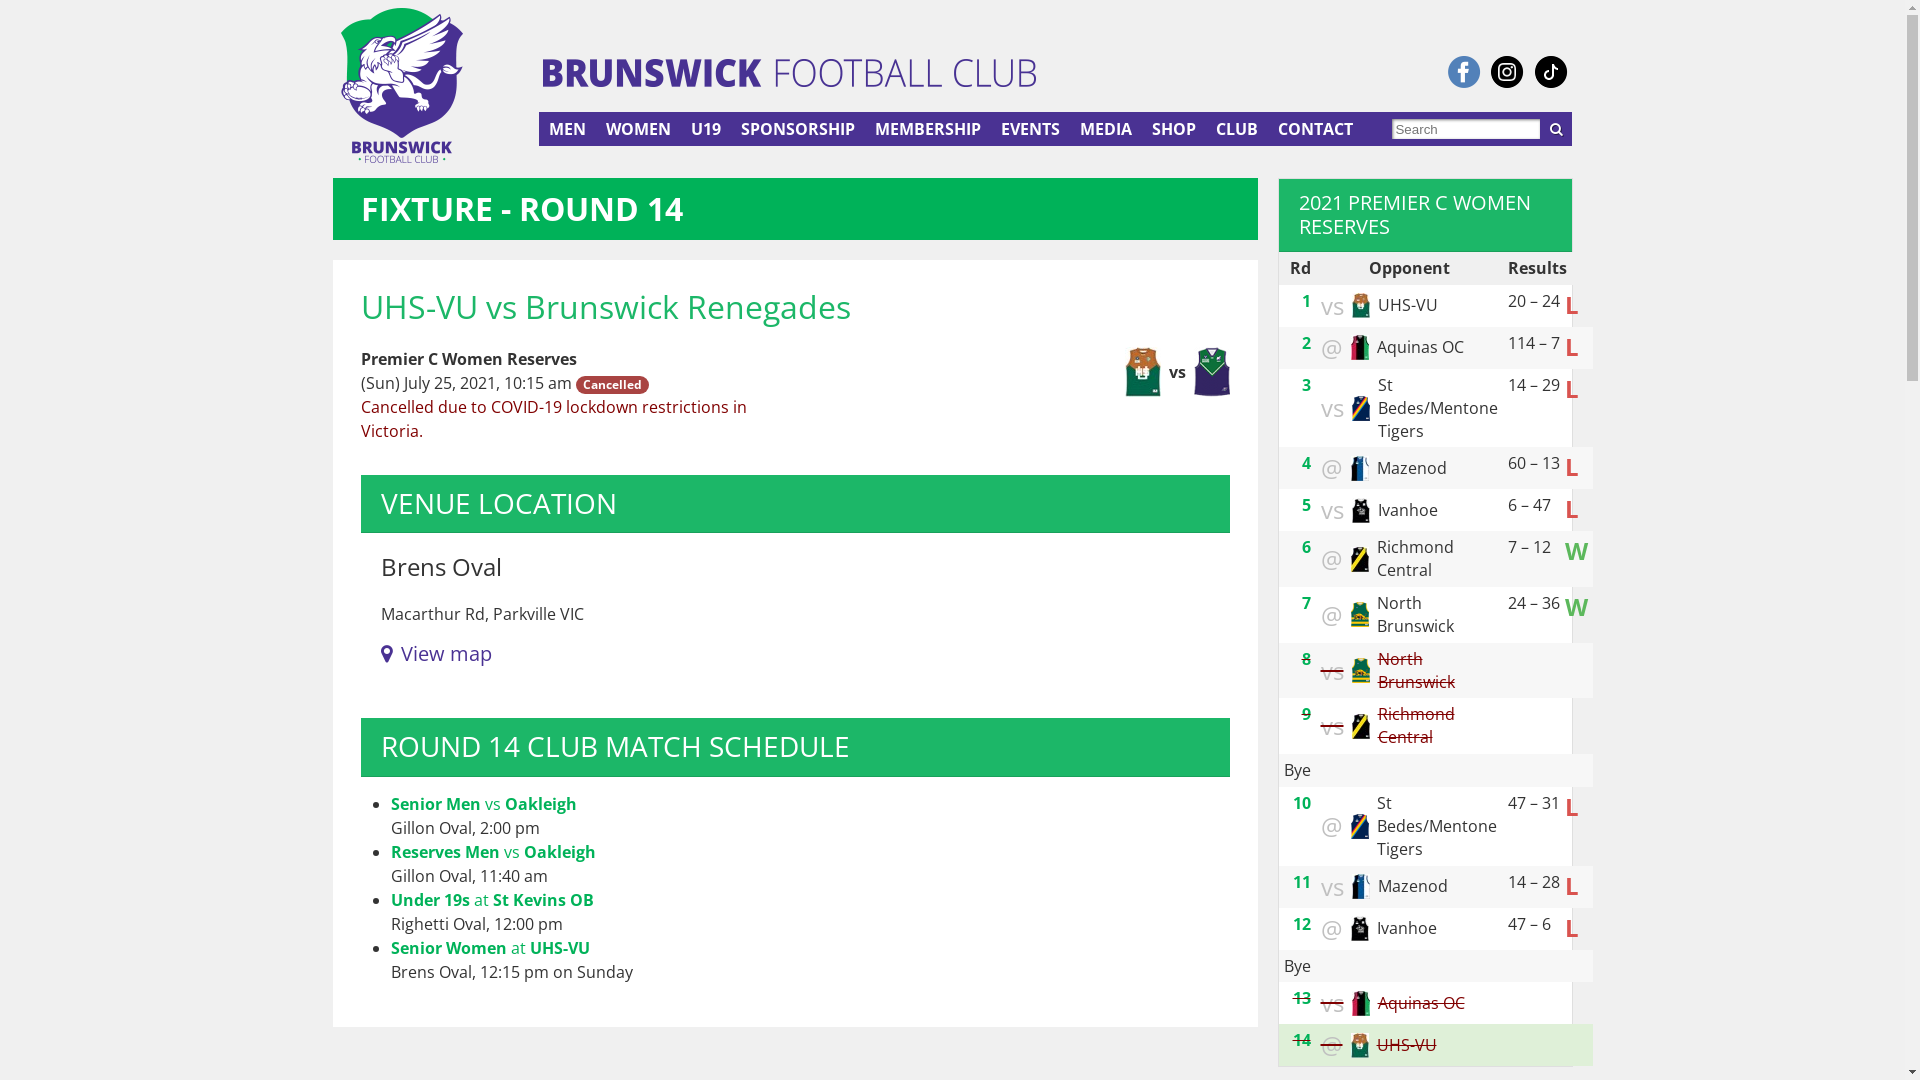 The height and width of the screenshot is (1080, 1920). I want to click on 'Senior Men vs Oakleigh', so click(483, 802).